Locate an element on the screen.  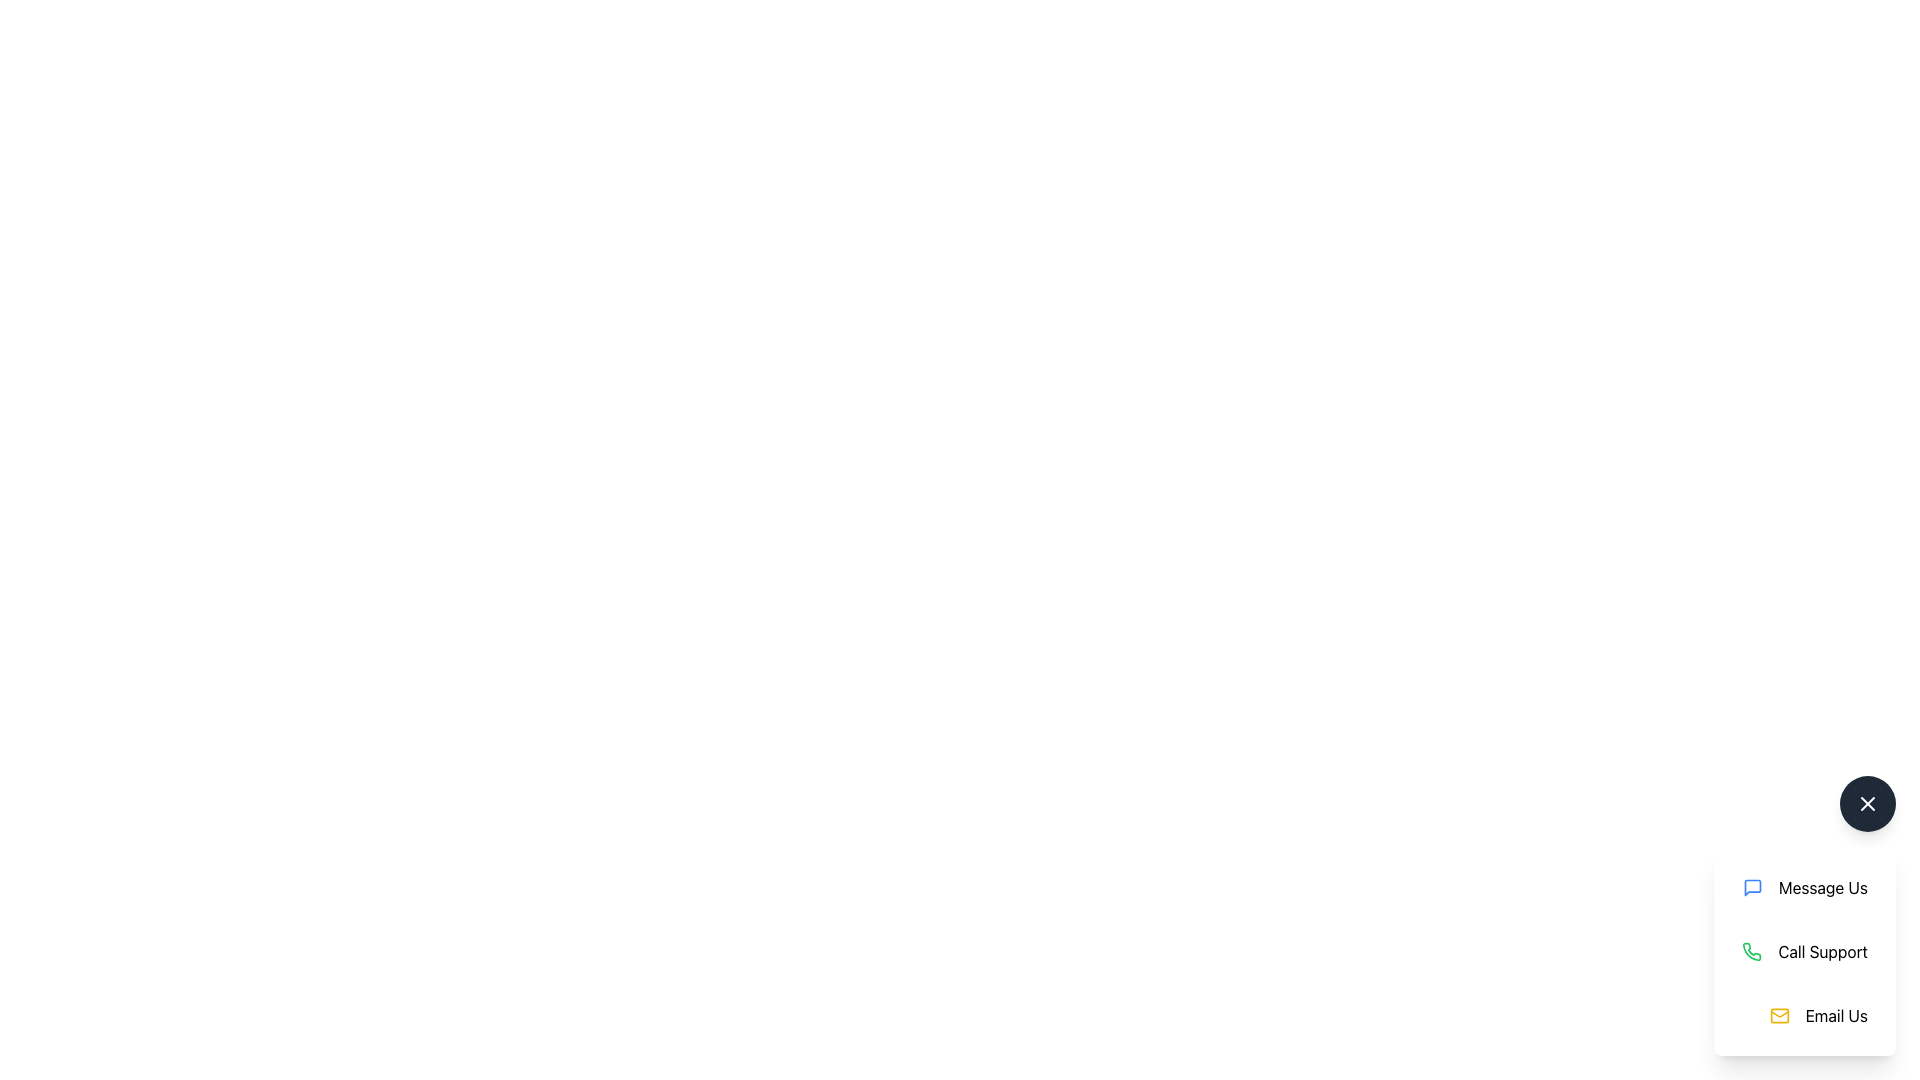
the 'Email Us' icon located at the leftmost side of the button is located at coordinates (1779, 1015).